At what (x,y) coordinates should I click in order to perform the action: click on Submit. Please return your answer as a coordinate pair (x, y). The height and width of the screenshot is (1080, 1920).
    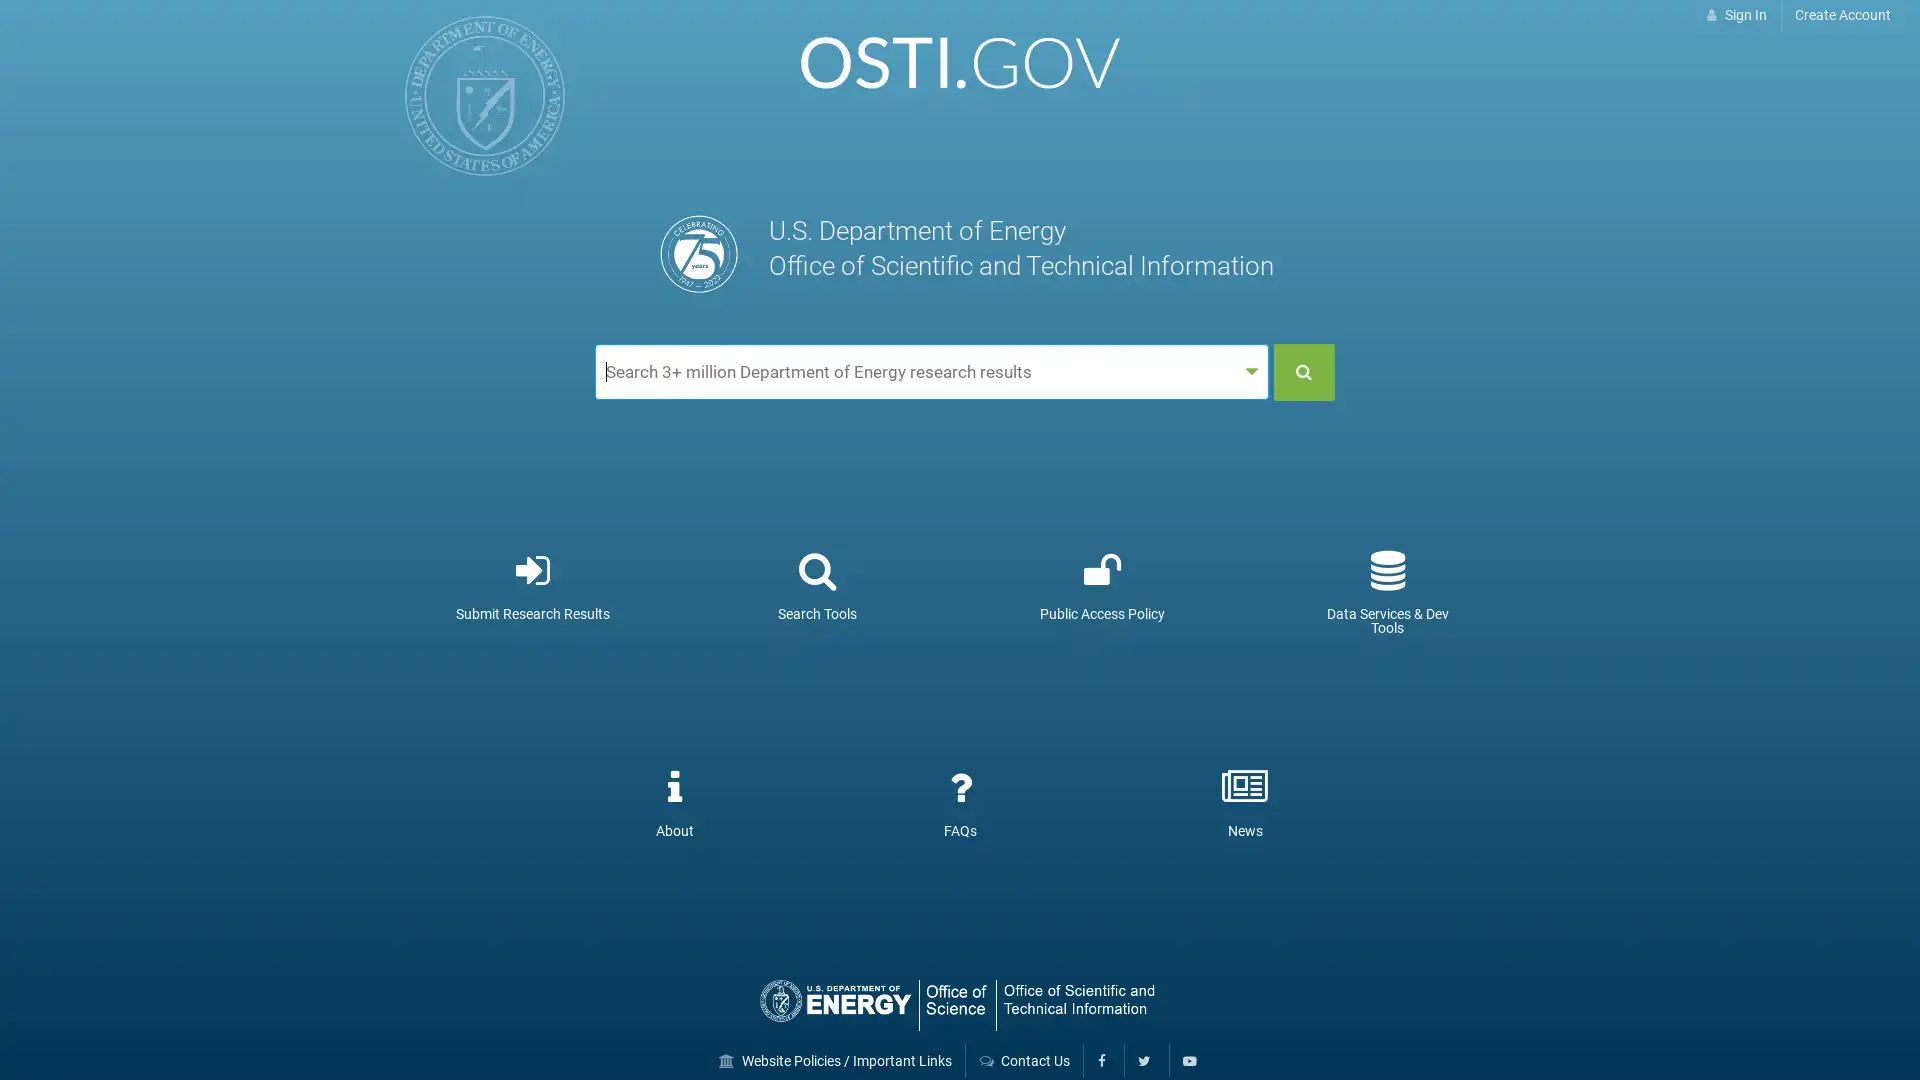
    Looking at the image, I should click on (1304, 371).